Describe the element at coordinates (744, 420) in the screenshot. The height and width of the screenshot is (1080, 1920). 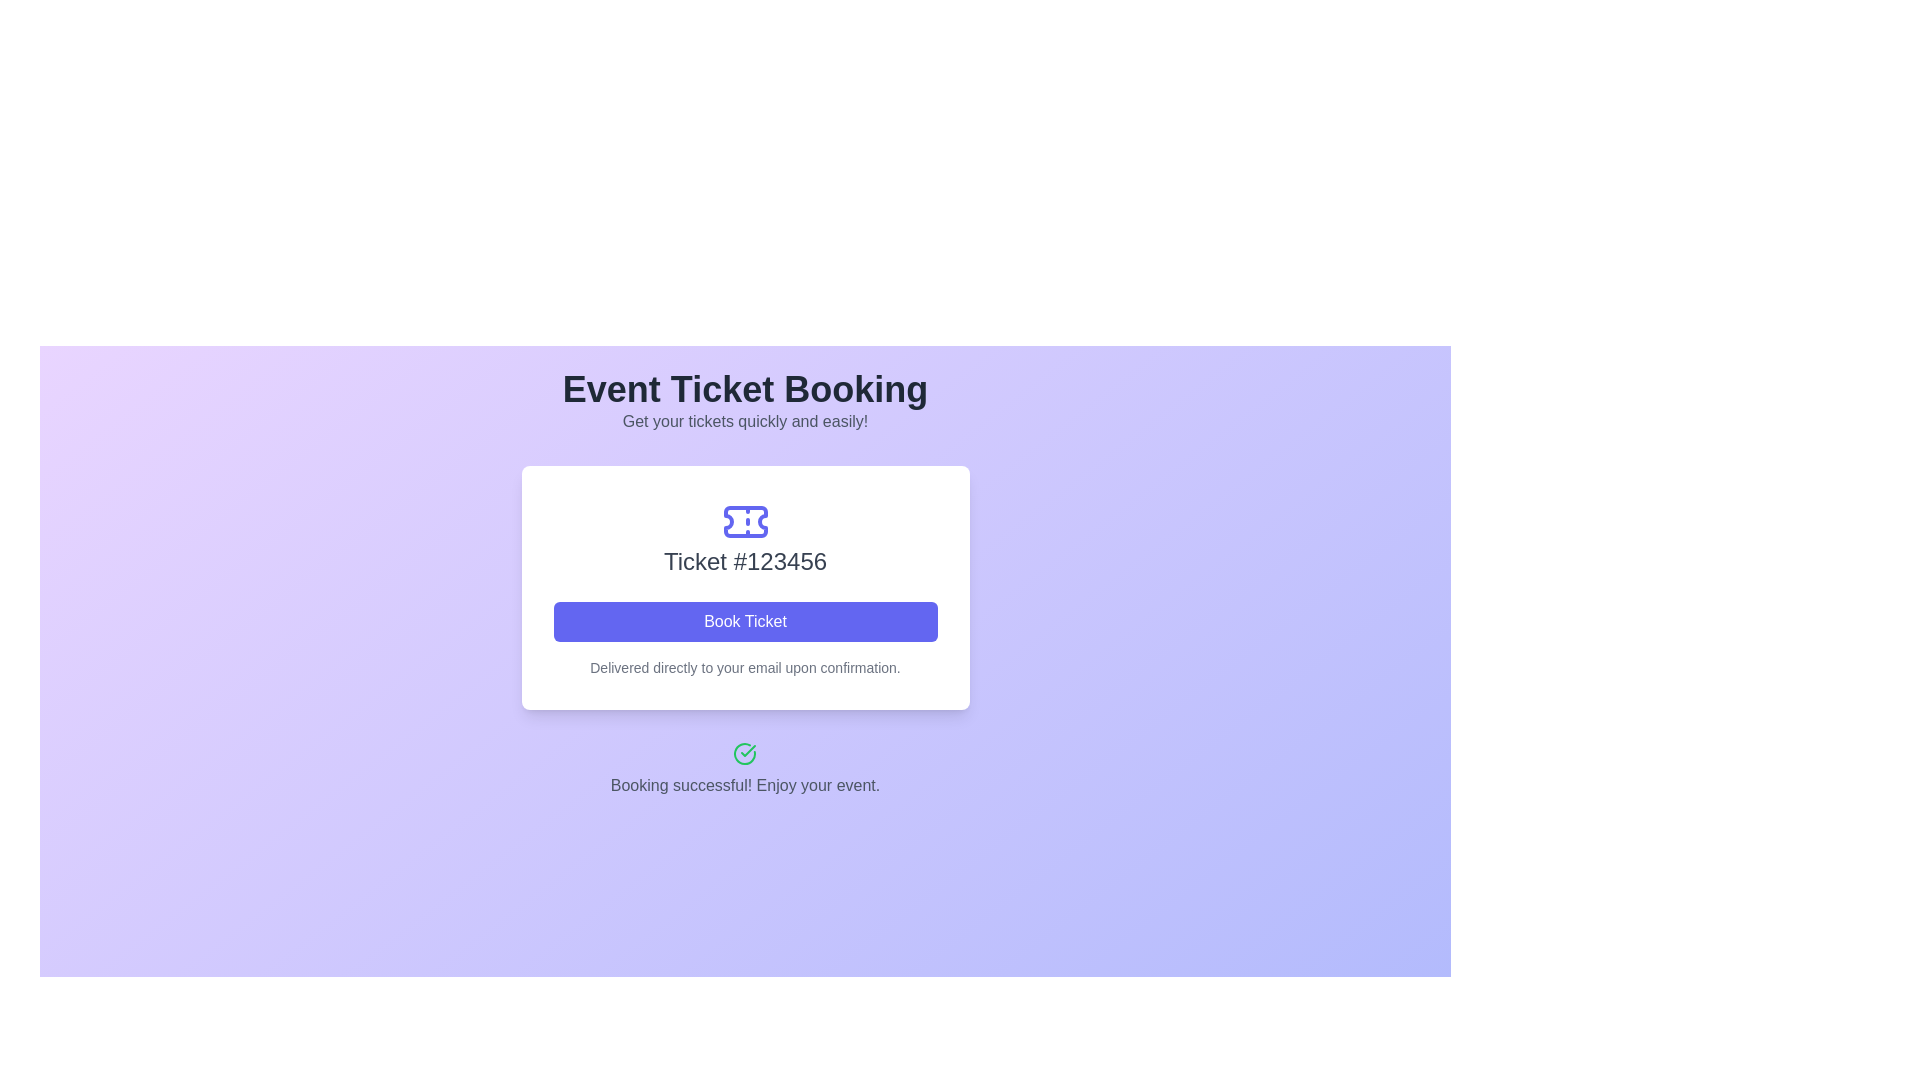
I see `the static informational text that provides additional context about the ticket booking process, located directly under the title 'Event Ticket Booking'` at that location.